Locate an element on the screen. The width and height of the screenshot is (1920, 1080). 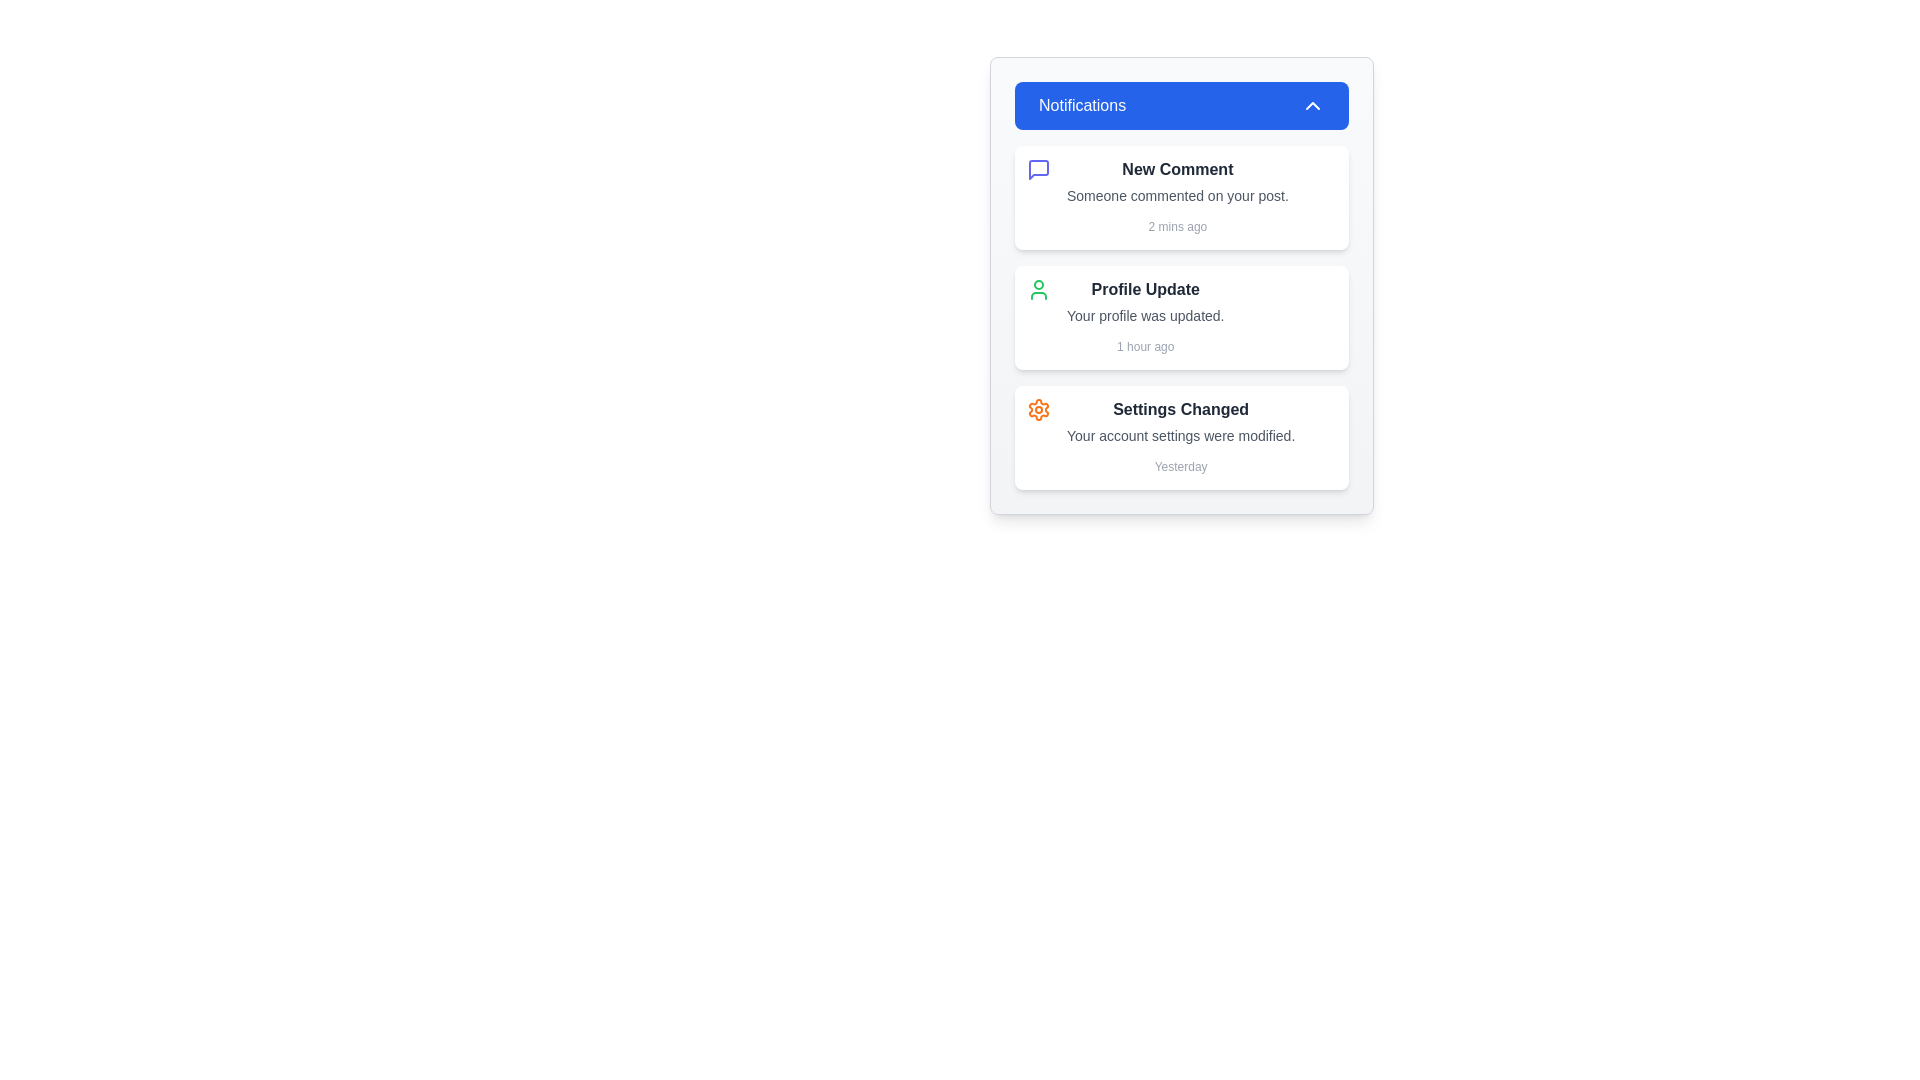
the text label element displaying '2 mins ago', which is styled in gray and positioned below the notification description 'Someone commented on your post.' is located at coordinates (1177, 226).